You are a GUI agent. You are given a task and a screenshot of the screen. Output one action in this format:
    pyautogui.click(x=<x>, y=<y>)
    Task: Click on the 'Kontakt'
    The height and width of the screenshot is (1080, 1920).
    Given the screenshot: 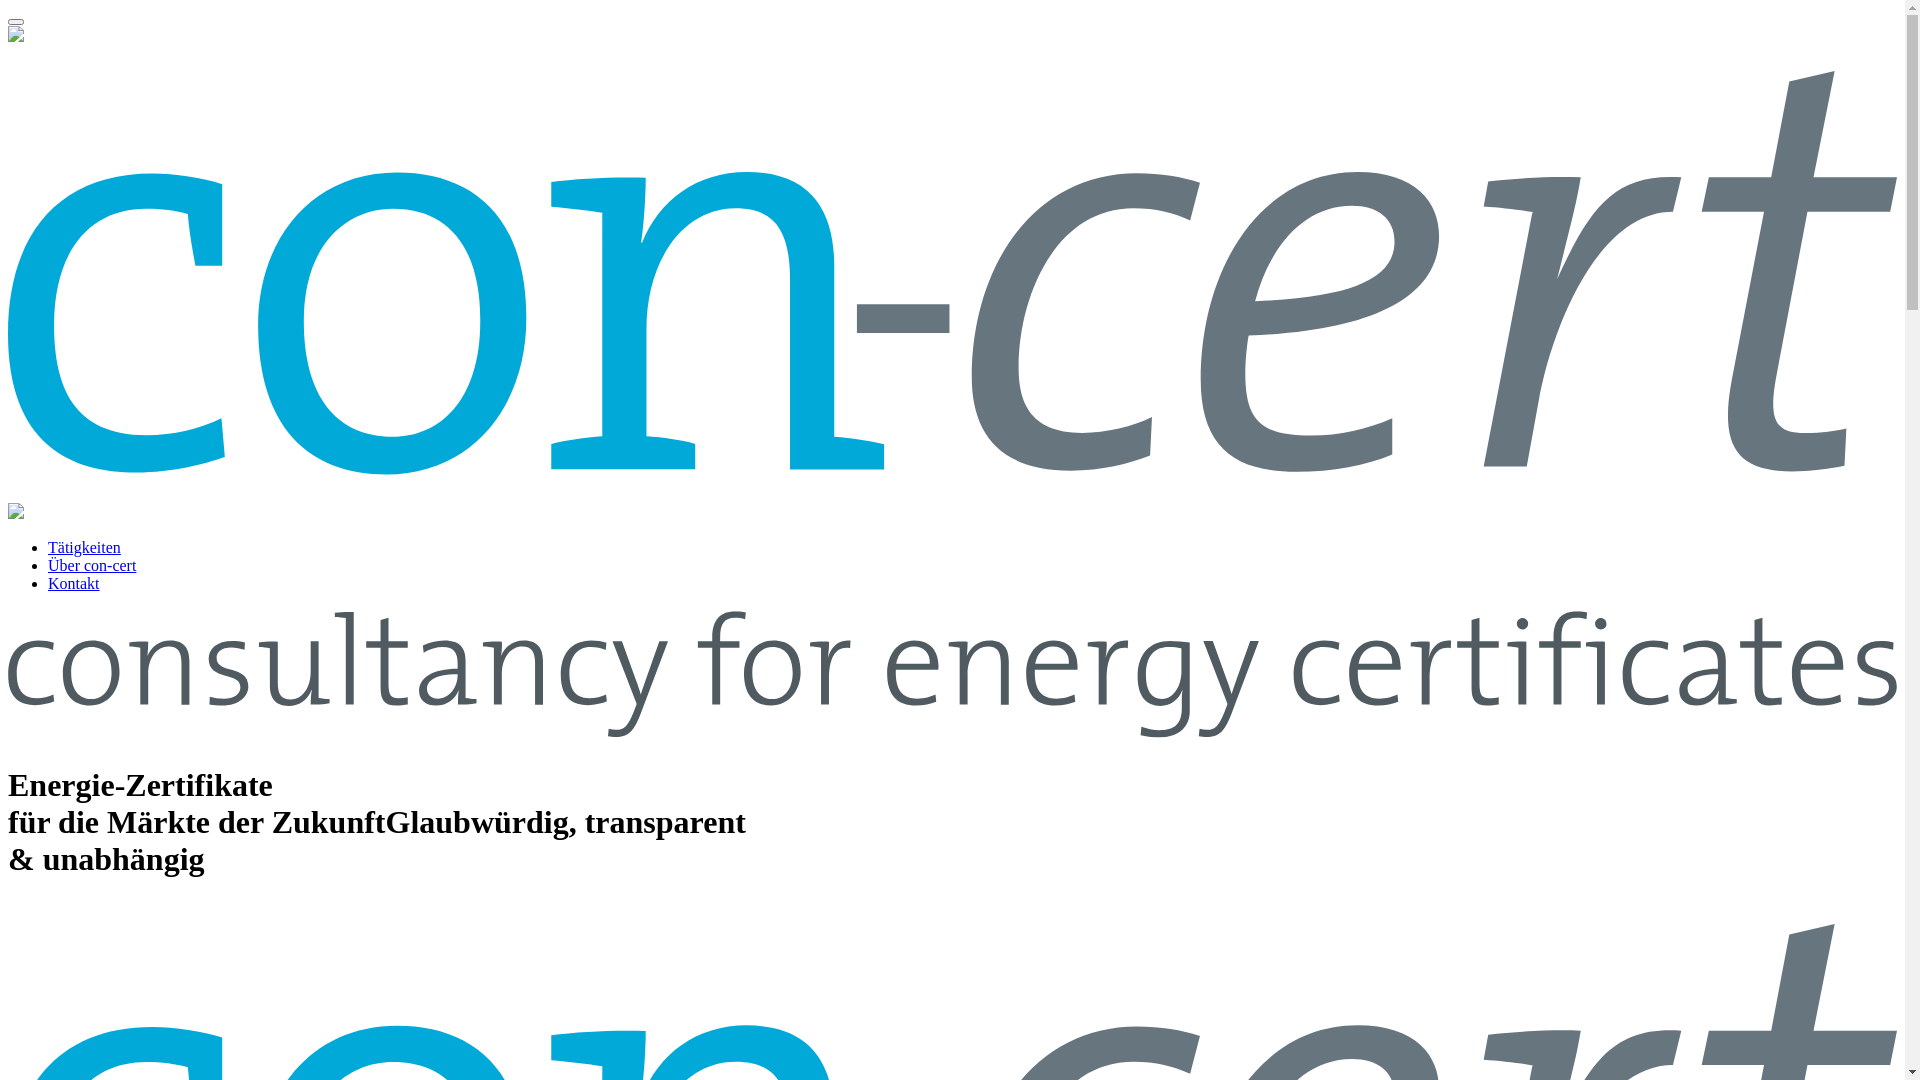 What is the action you would take?
    pyautogui.click(x=73, y=583)
    